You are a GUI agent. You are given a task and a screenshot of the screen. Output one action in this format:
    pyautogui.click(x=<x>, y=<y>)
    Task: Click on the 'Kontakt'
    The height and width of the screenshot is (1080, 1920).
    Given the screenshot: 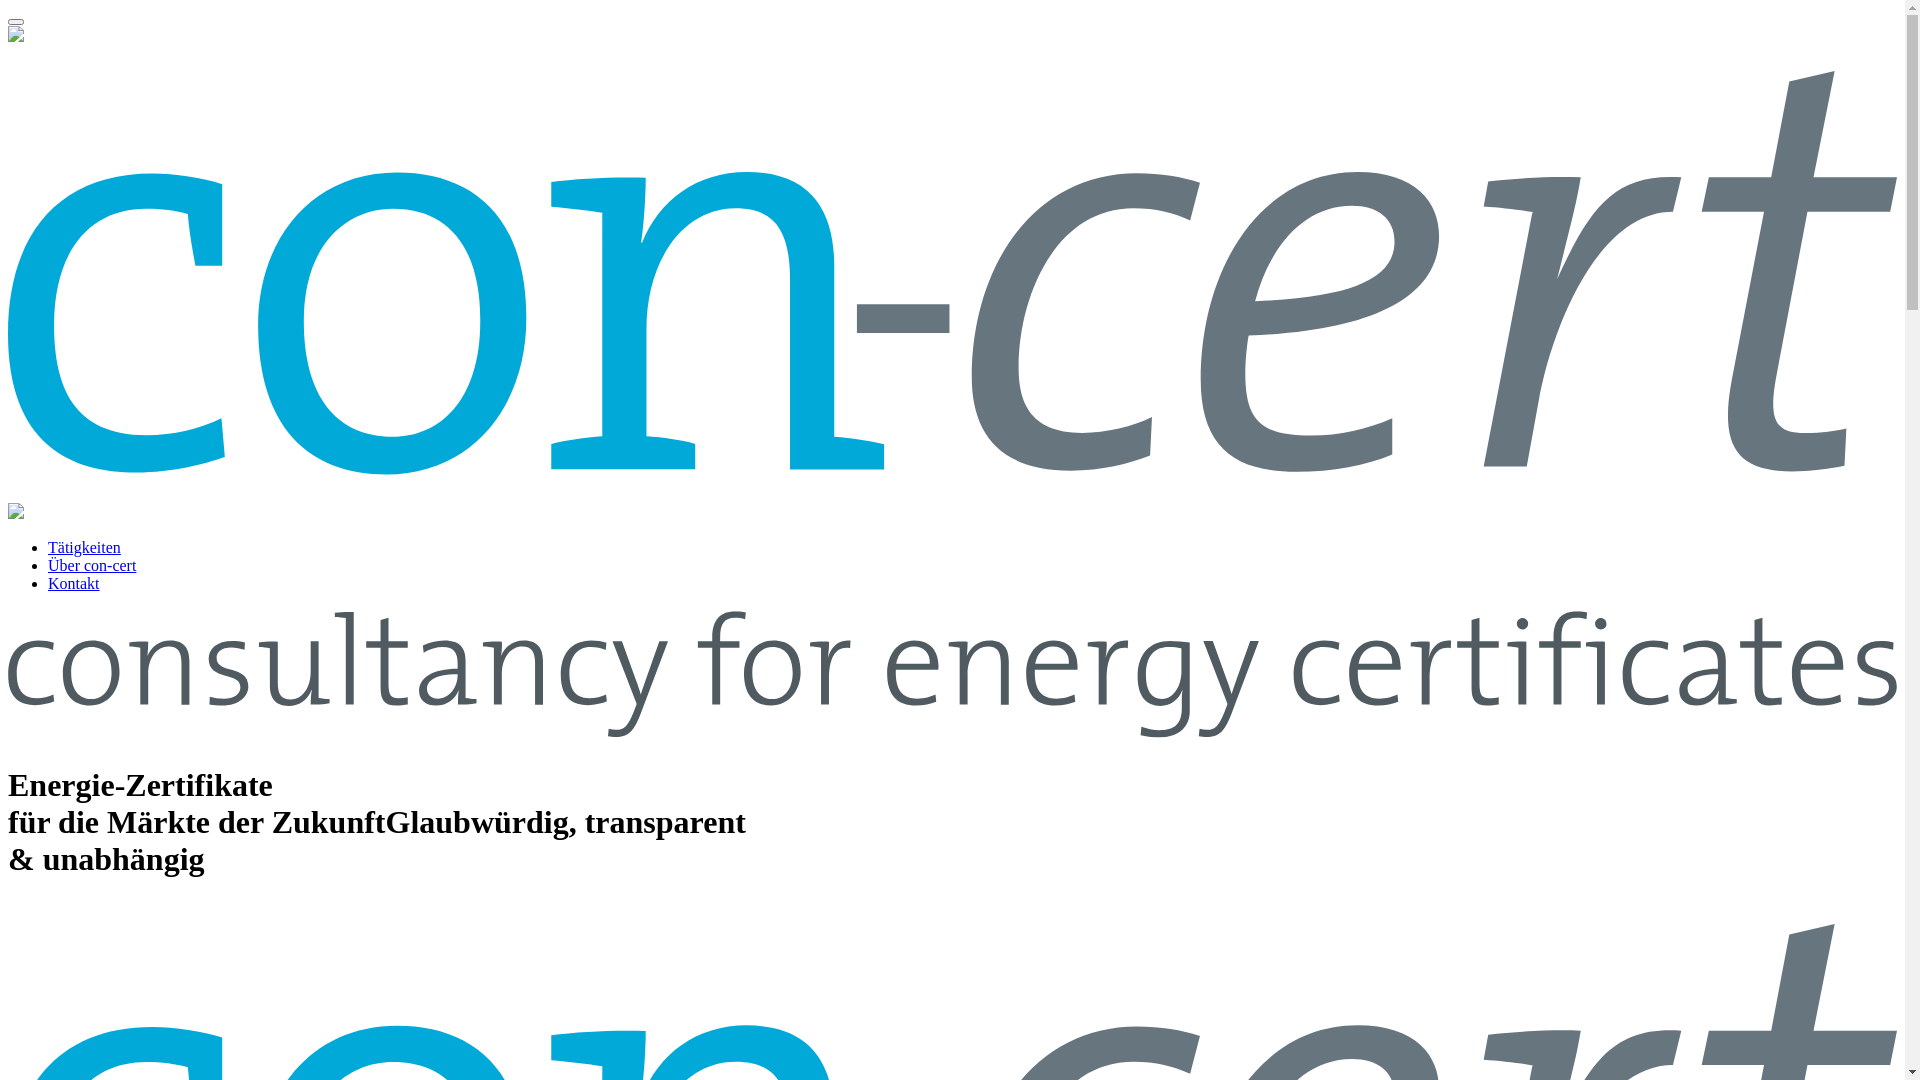 What is the action you would take?
    pyautogui.click(x=73, y=583)
    